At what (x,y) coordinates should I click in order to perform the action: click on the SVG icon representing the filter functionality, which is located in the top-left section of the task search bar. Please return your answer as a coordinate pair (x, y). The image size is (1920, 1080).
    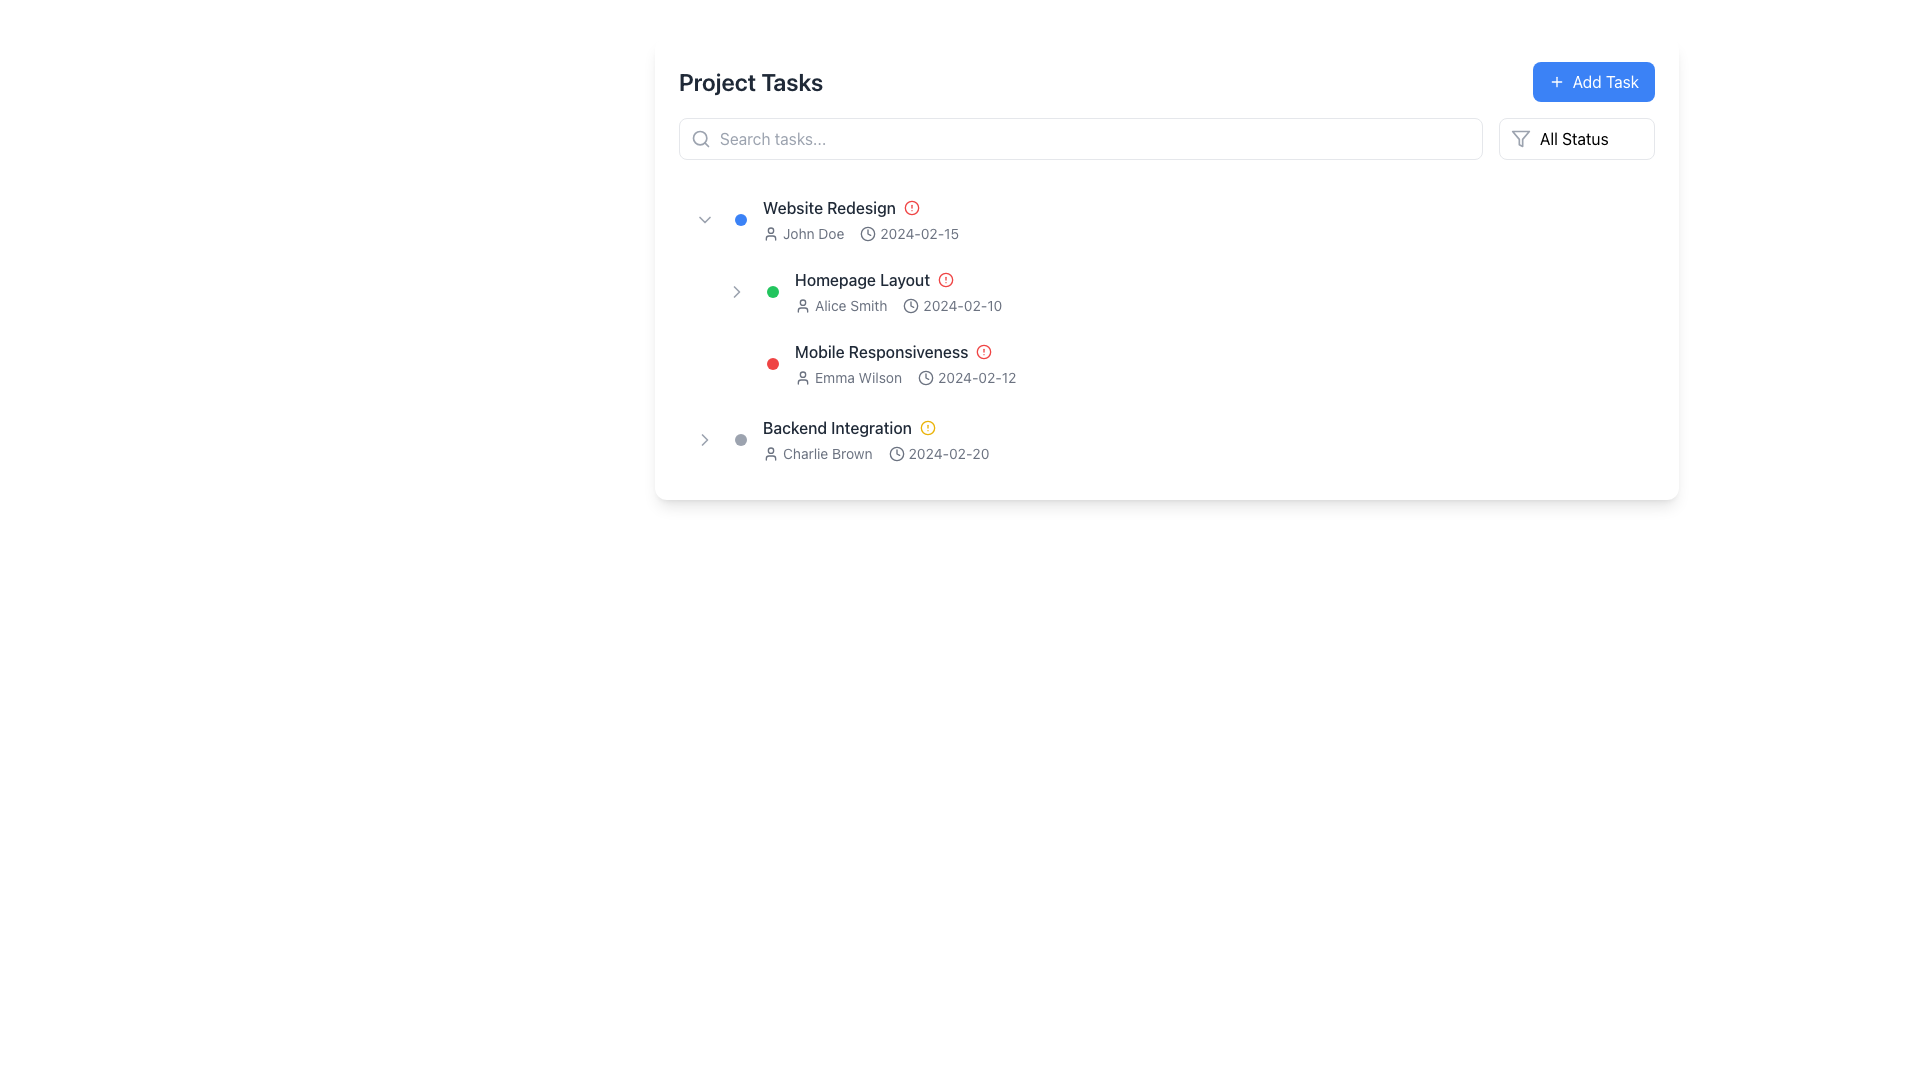
    Looking at the image, I should click on (1520, 137).